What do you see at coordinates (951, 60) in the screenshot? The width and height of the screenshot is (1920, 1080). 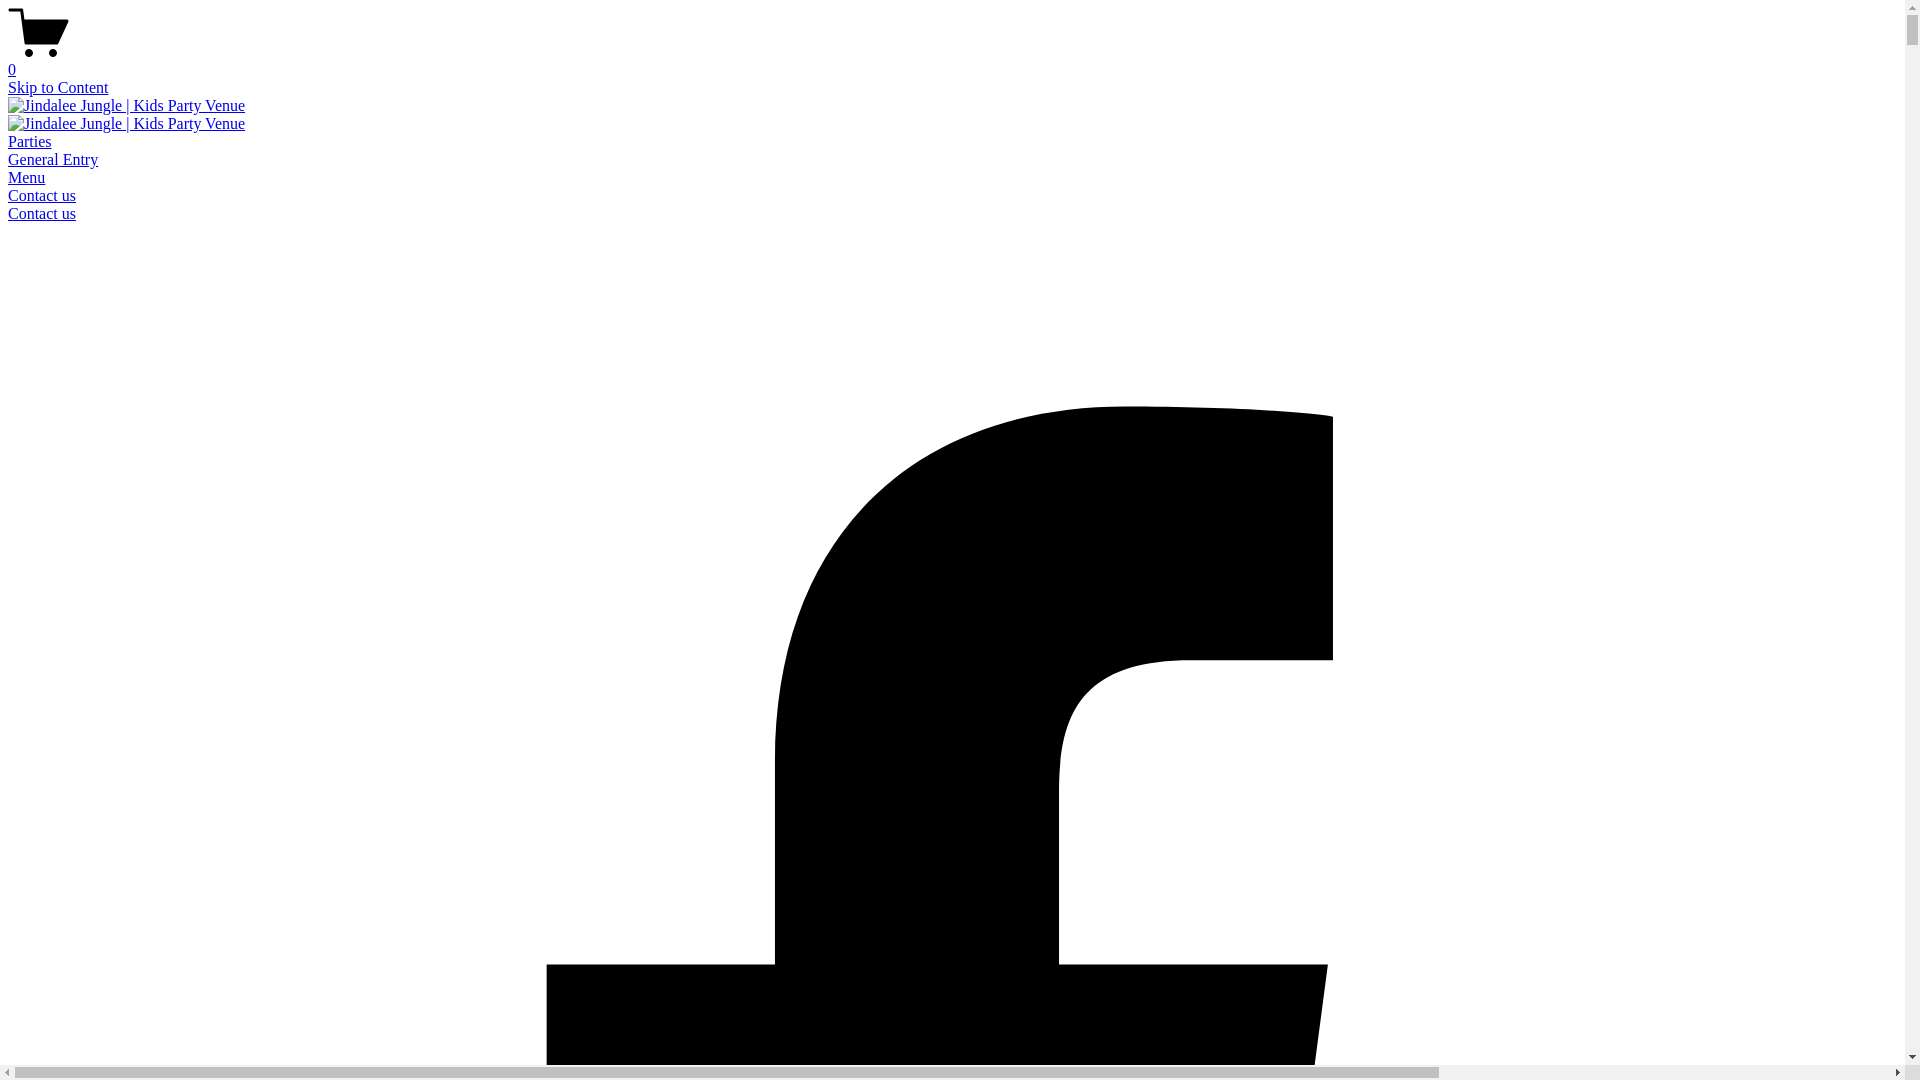 I see `'0'` at bounding box center [951, 60].